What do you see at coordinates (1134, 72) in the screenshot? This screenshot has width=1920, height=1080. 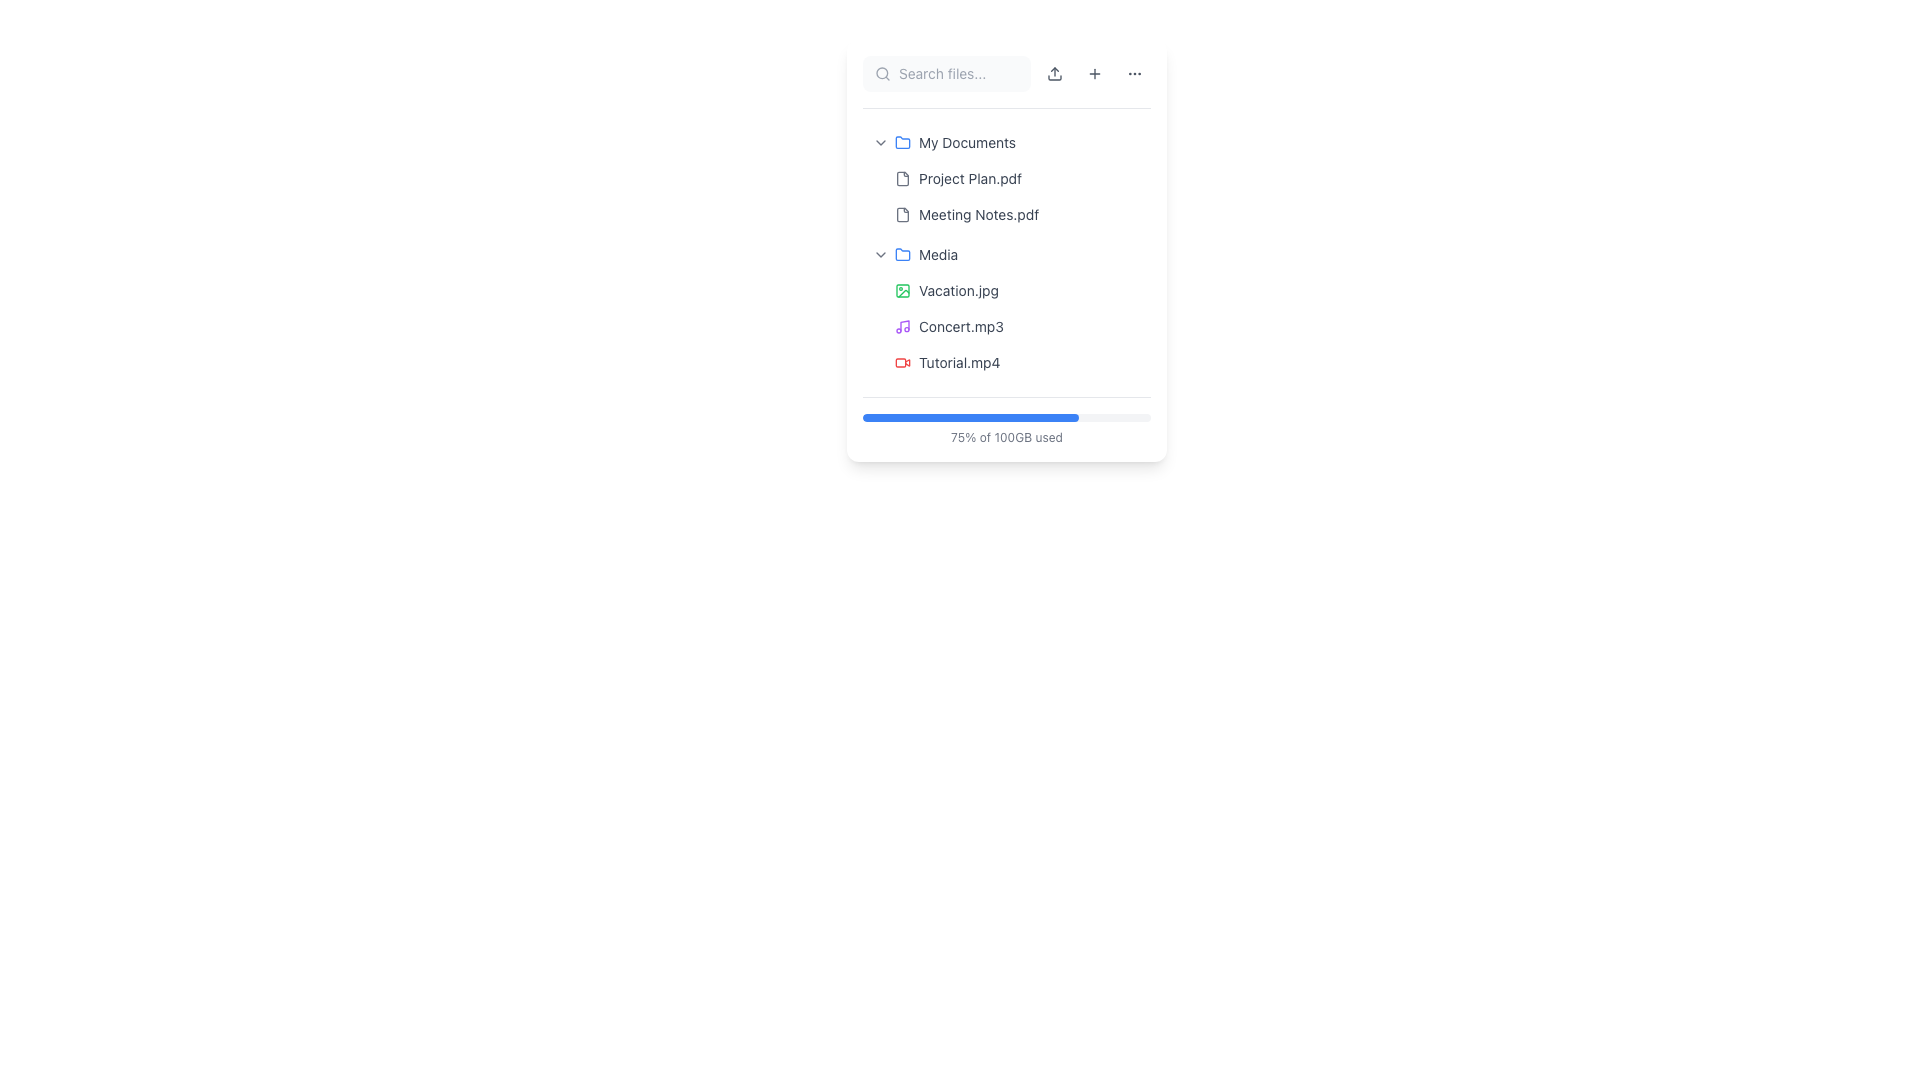 I see `the ellipsis button located in the upper-right corner of the panel, which is the last button in a sequence of small interactive icons and is positioned directly to the right of the '+' button` at bounding box center [1134, 72].